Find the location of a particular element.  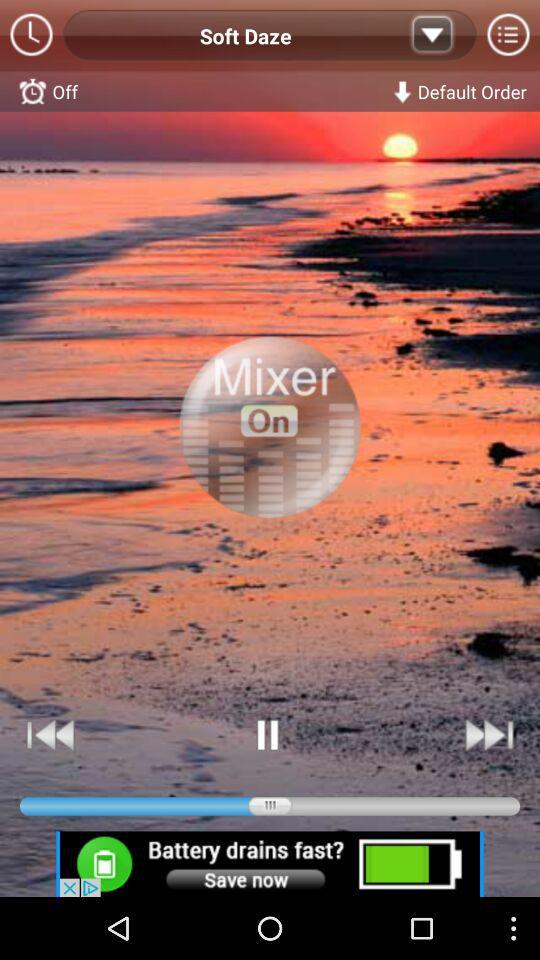

charge is located at coordinates (270, 863).